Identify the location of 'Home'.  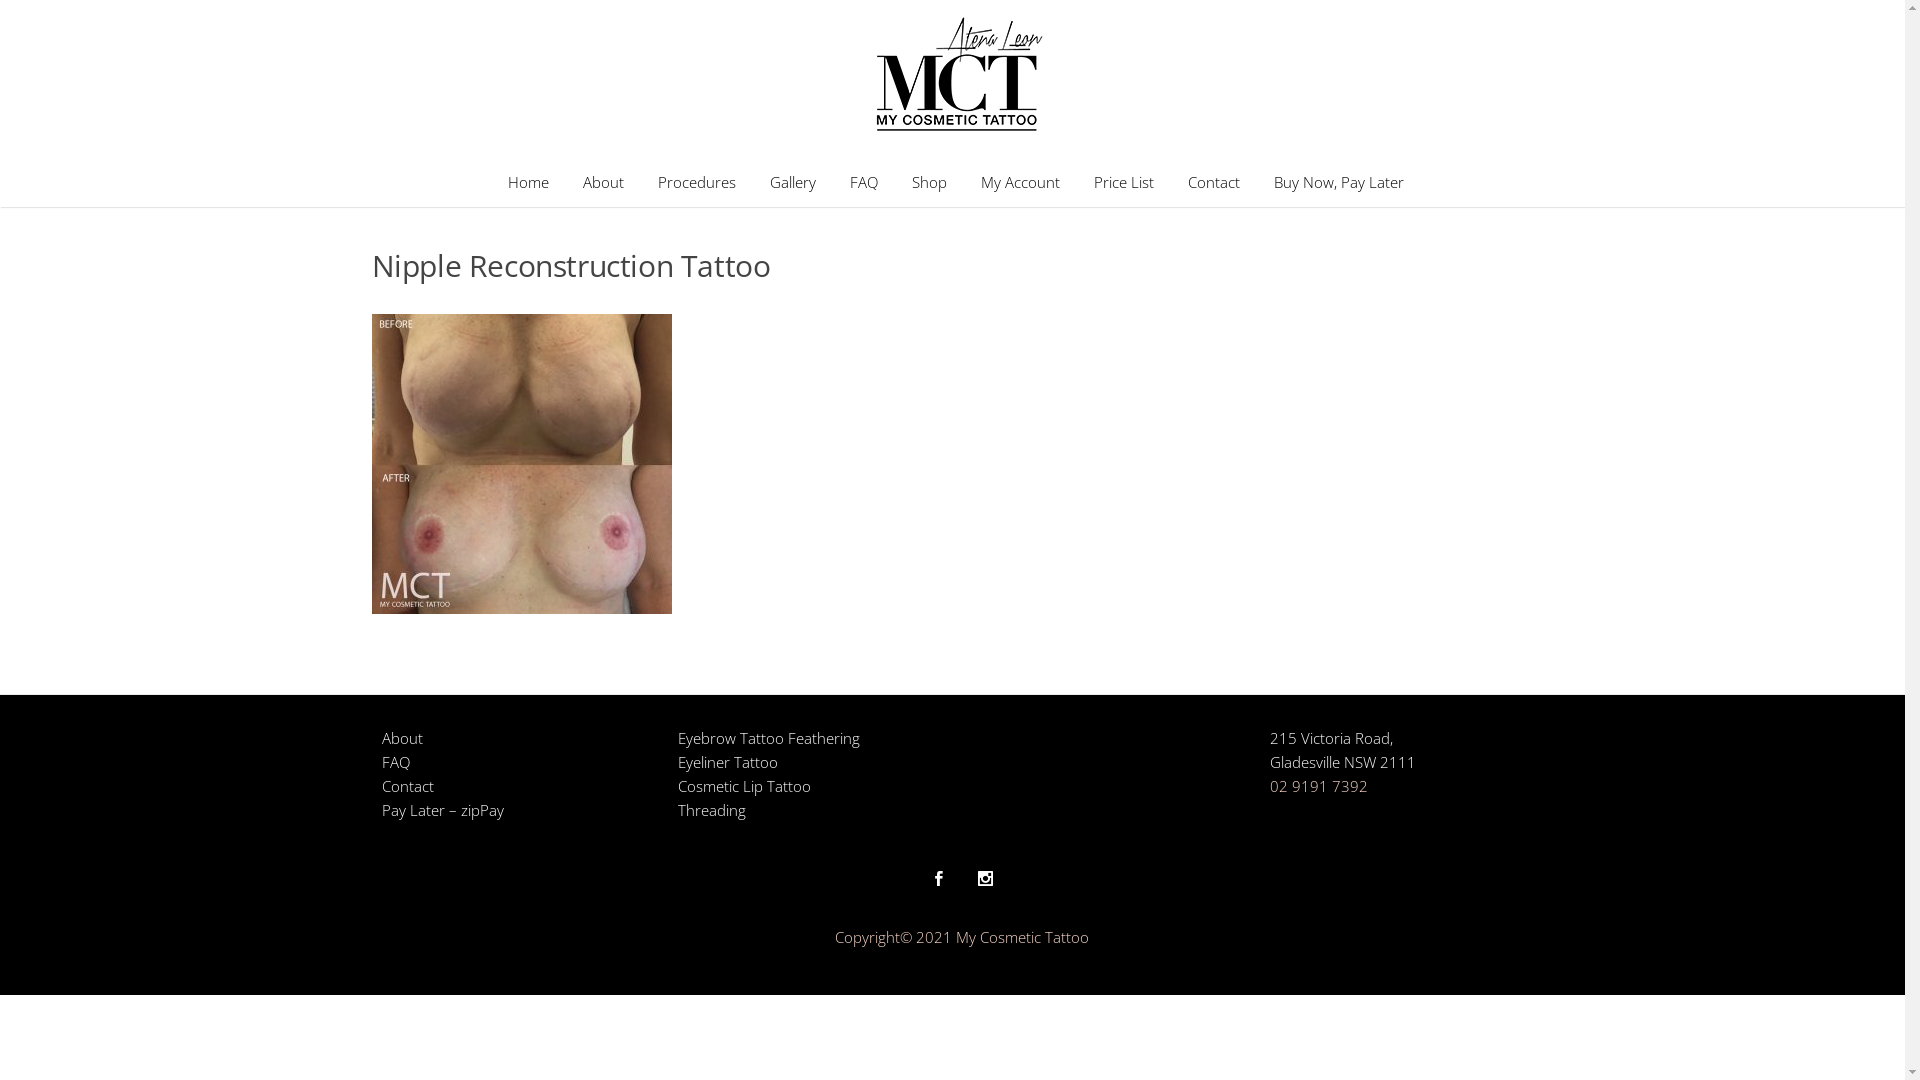
(493, 181).